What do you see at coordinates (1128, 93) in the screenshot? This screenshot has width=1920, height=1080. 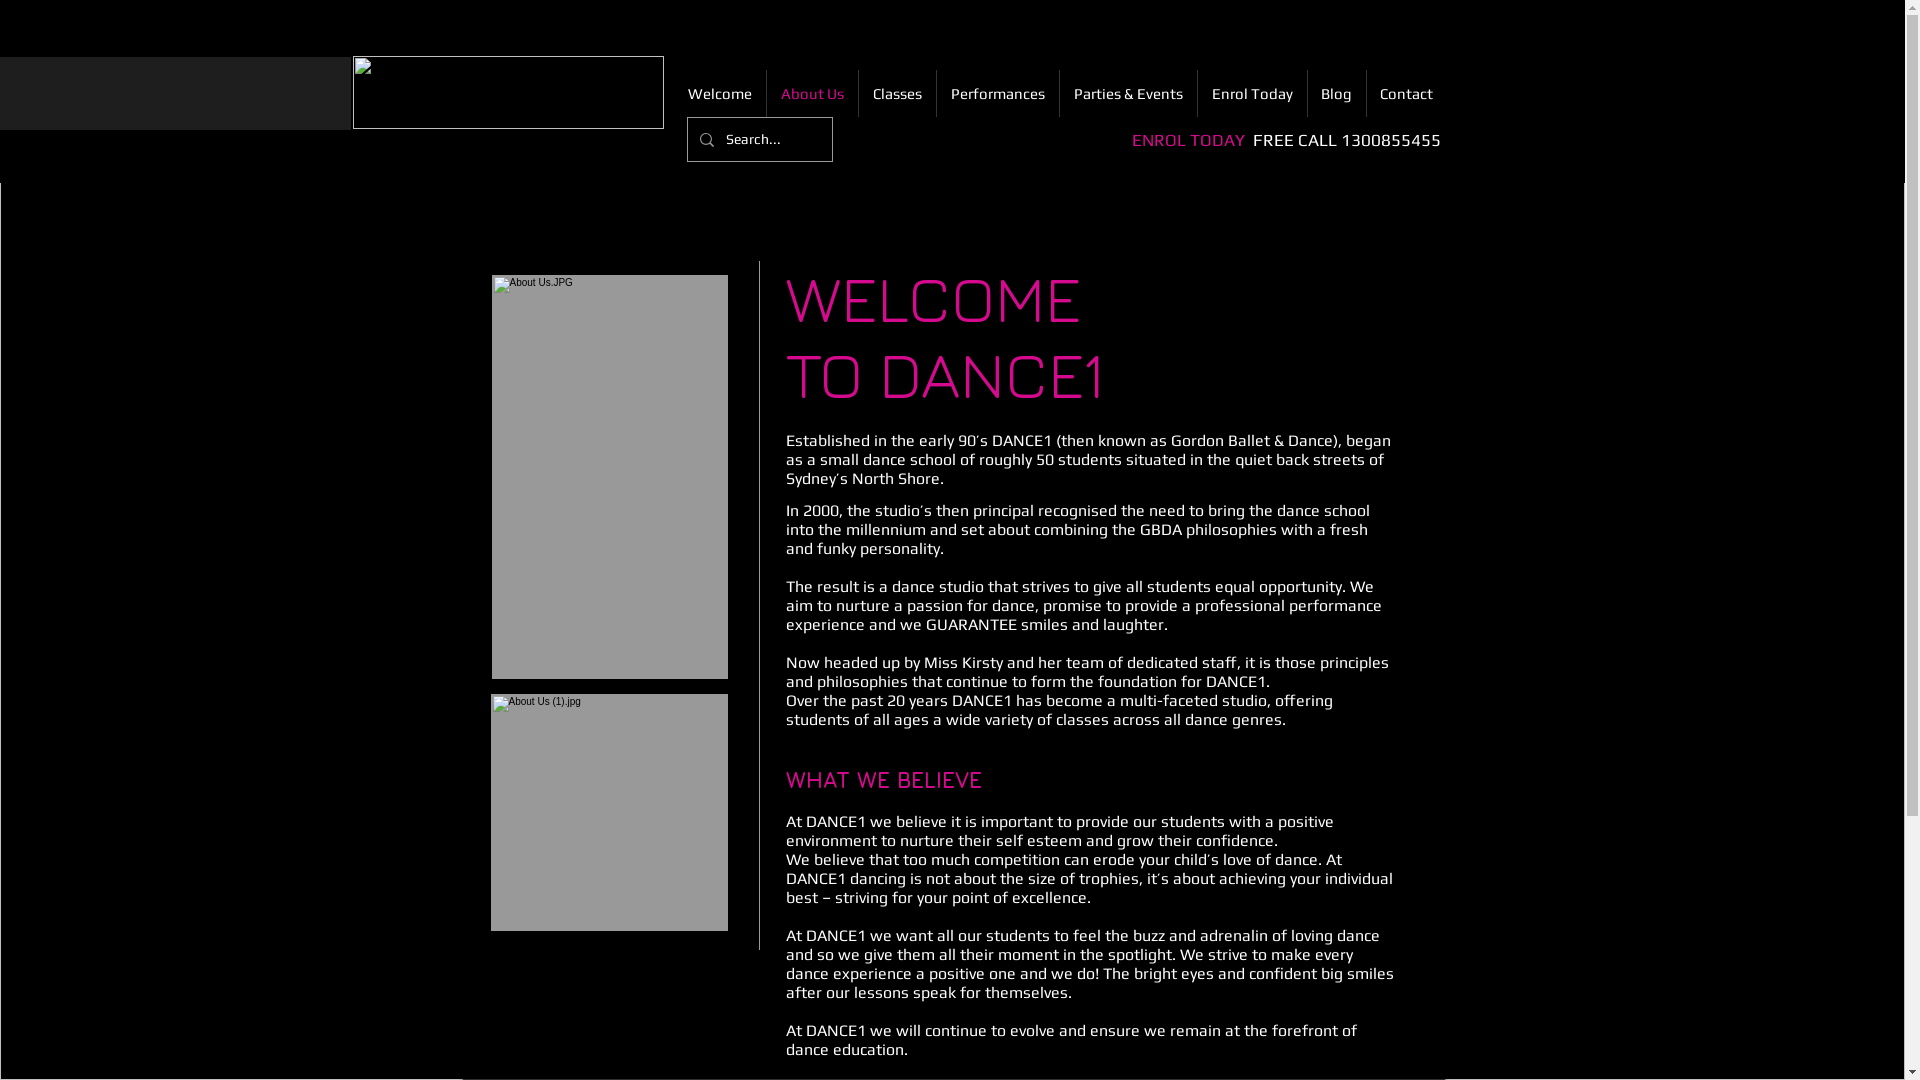 I see `'Parties & Events'` at bounding box center [1128, 93].